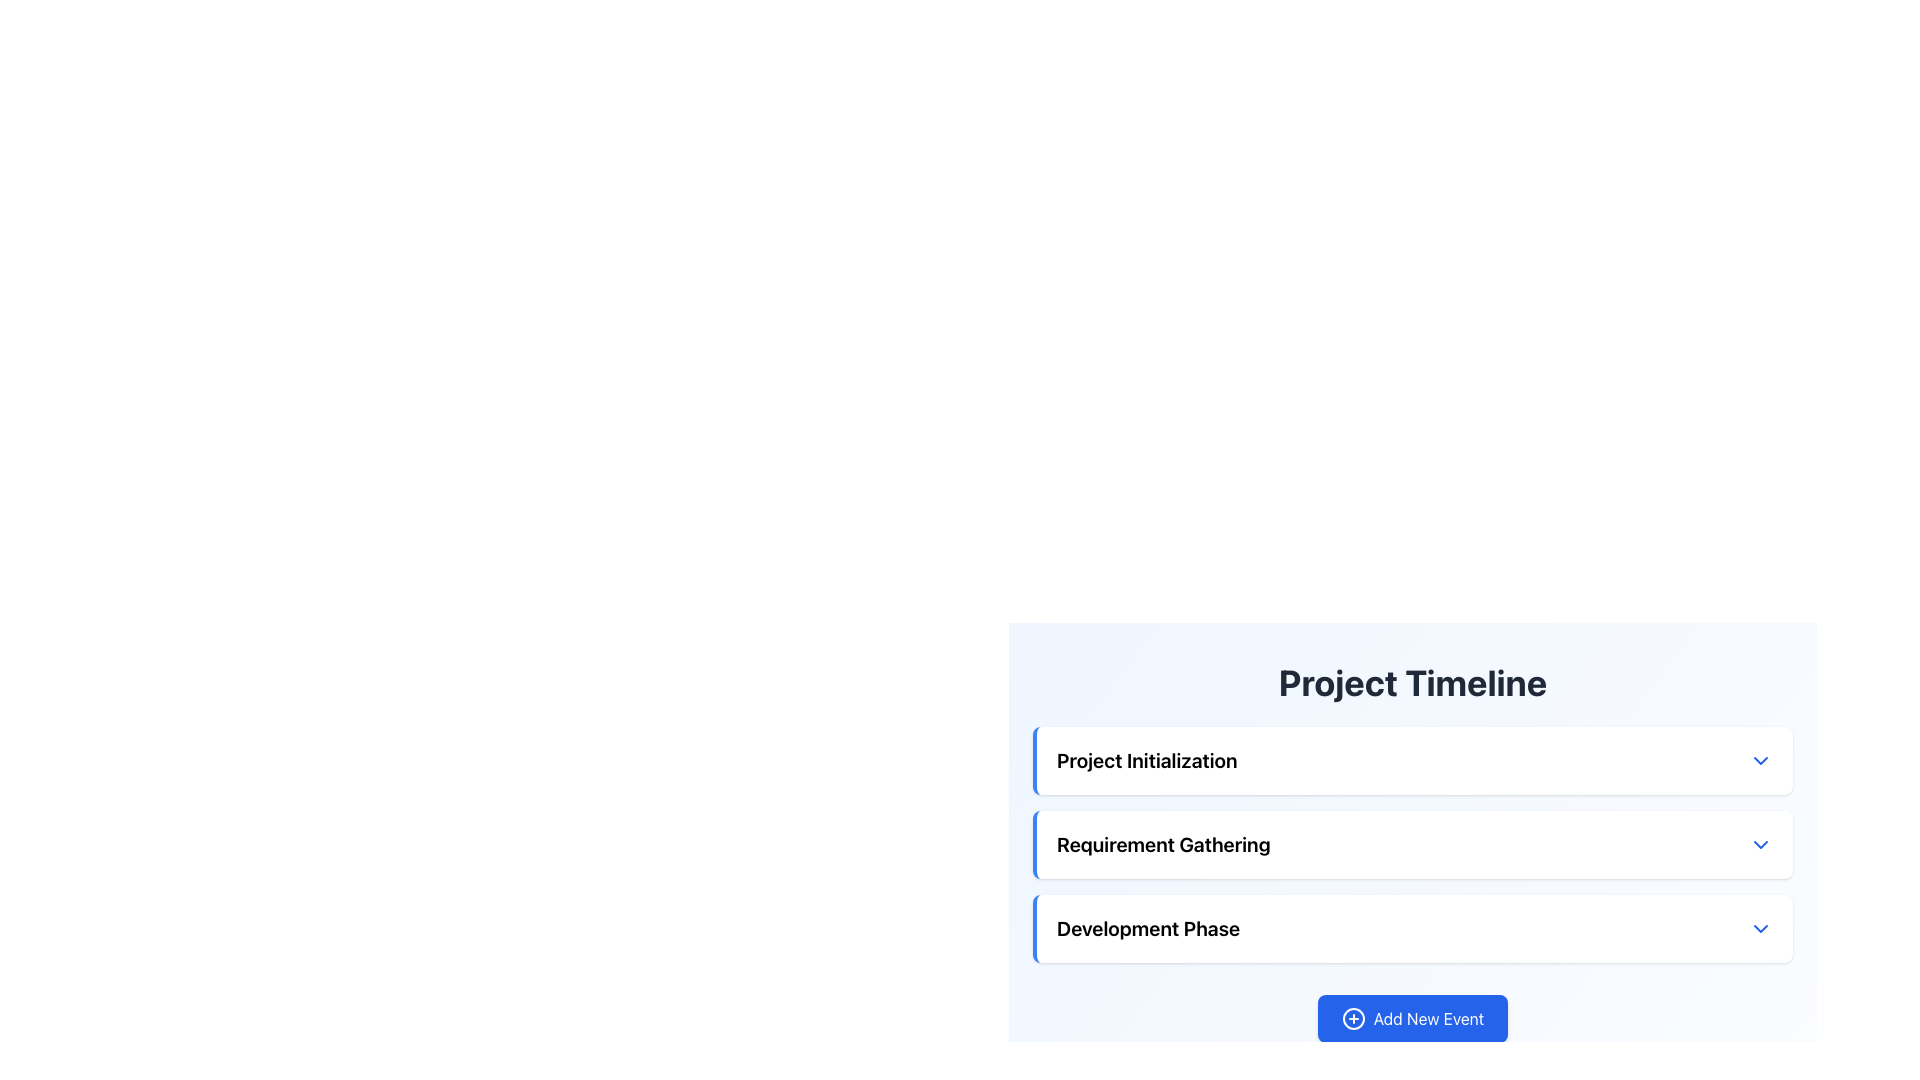 Image resolution: width=1920 pixels, height=1080 pixels. What do you see at coordinates (1148, 929) in the screenshot?
I see `the 'Development Phase' text label, which indicates a specific phase in the project timeline and is the third item in the steps tracker of the 'Project Timeline' list` at bounding box center [1148, 929].